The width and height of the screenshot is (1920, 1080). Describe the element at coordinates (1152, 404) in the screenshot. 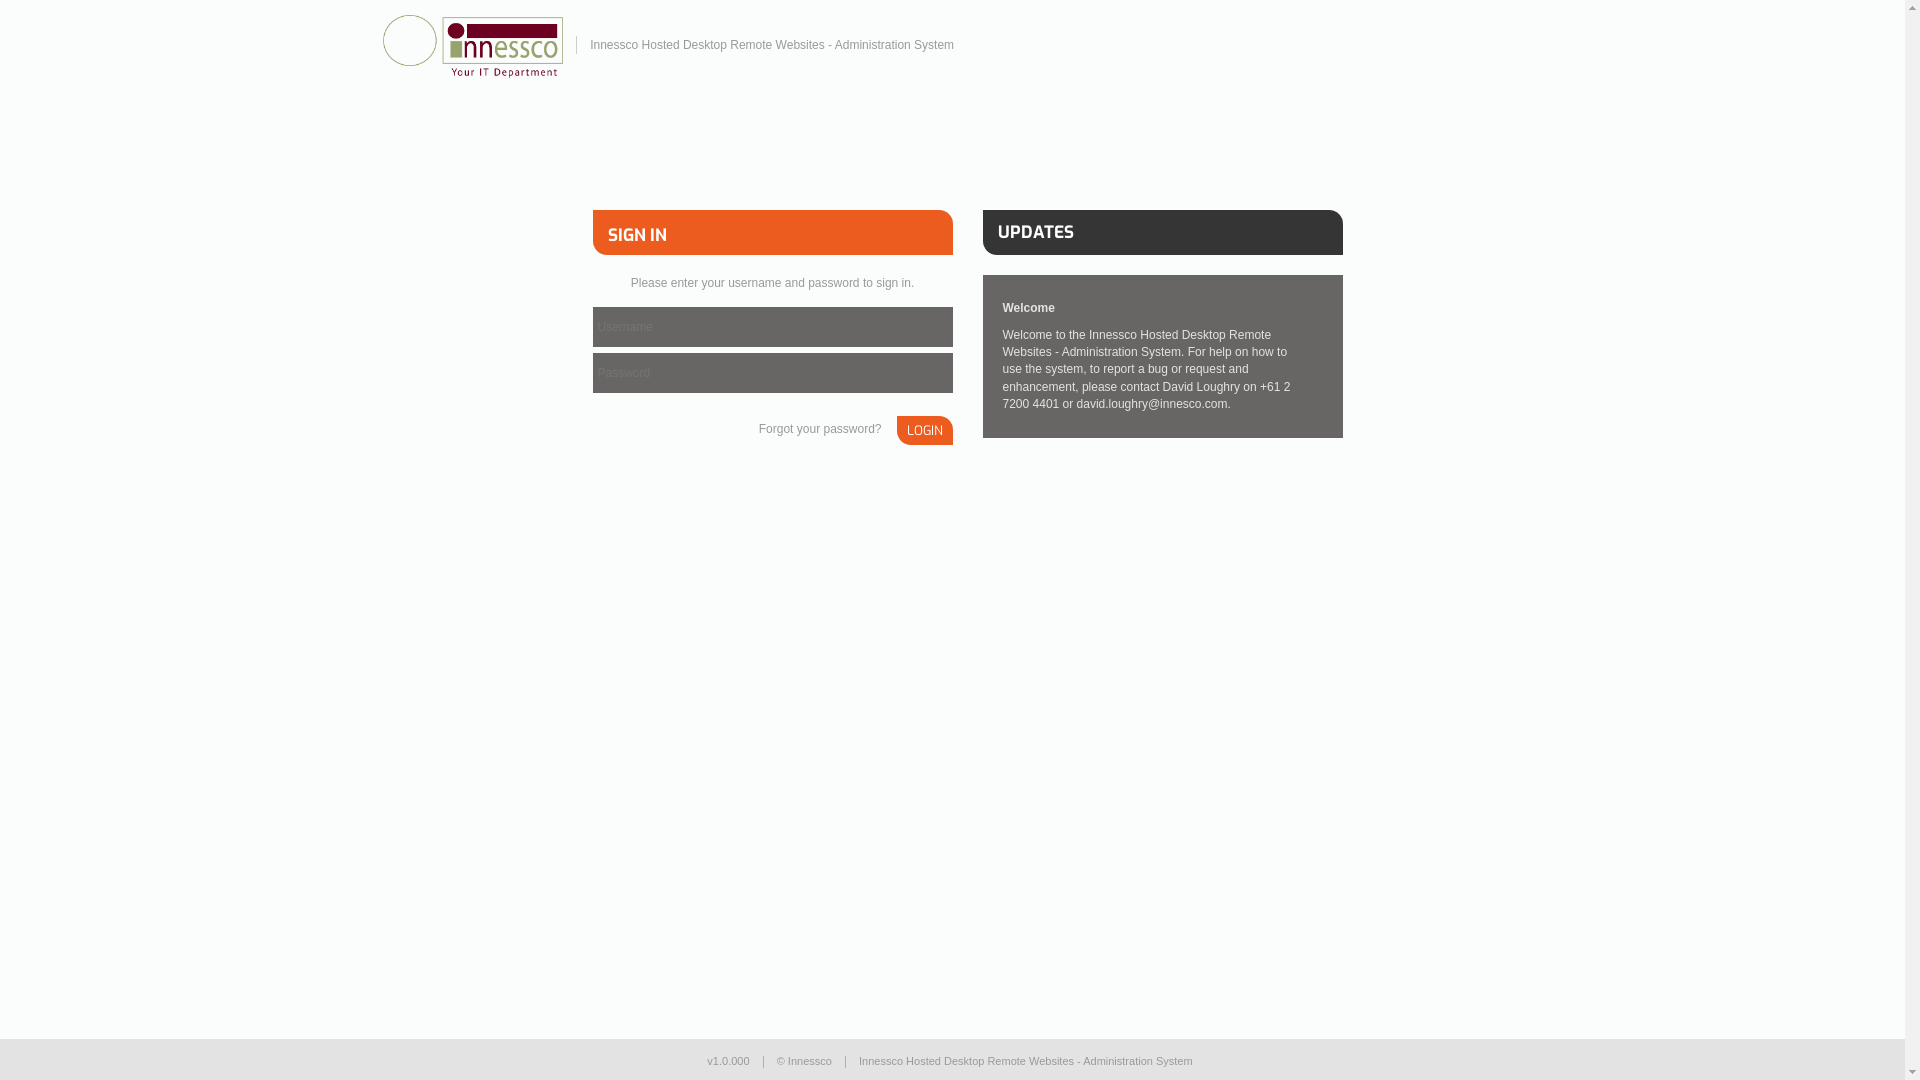

I see `'david.loughry@innesco.com'` at that location.